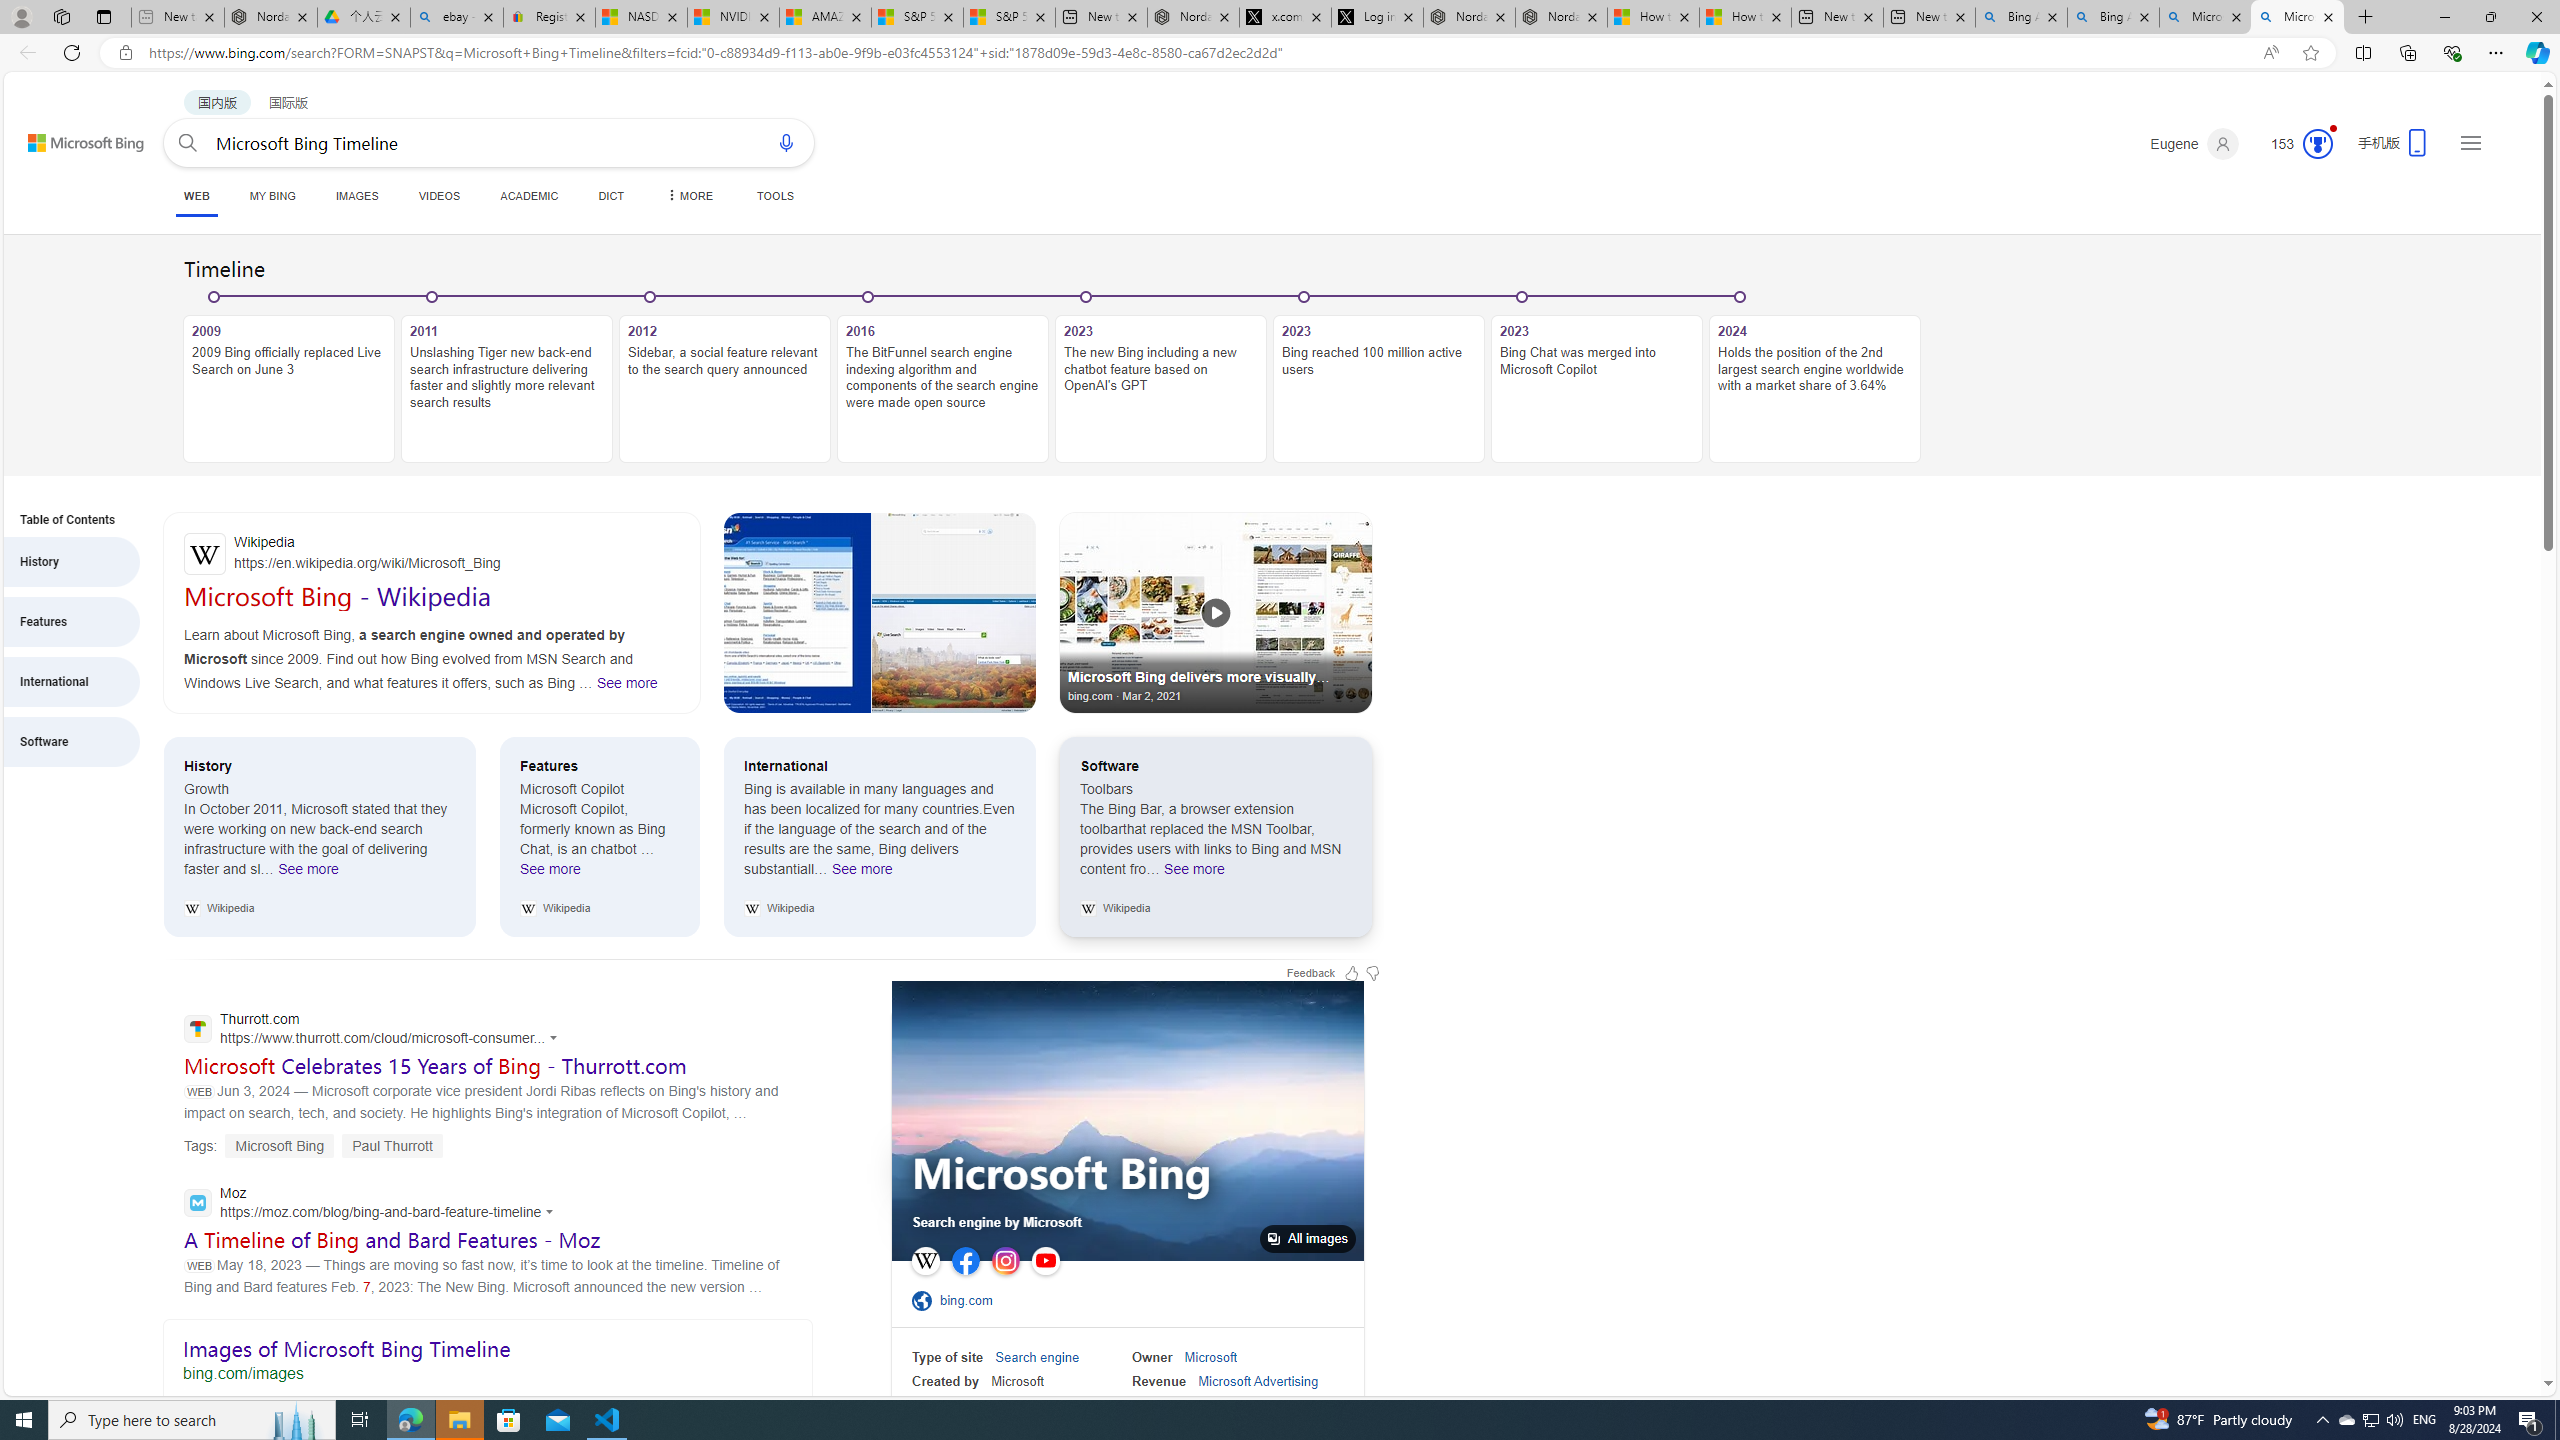 Image resolution: width=2560 pixels, height=1440 pixels. What do you see at coordinates (289, 387) in the screenshot?
I see `'2009 2009 Bing officially replaced Live Search on June 3'` at bounding box center [289, 387].